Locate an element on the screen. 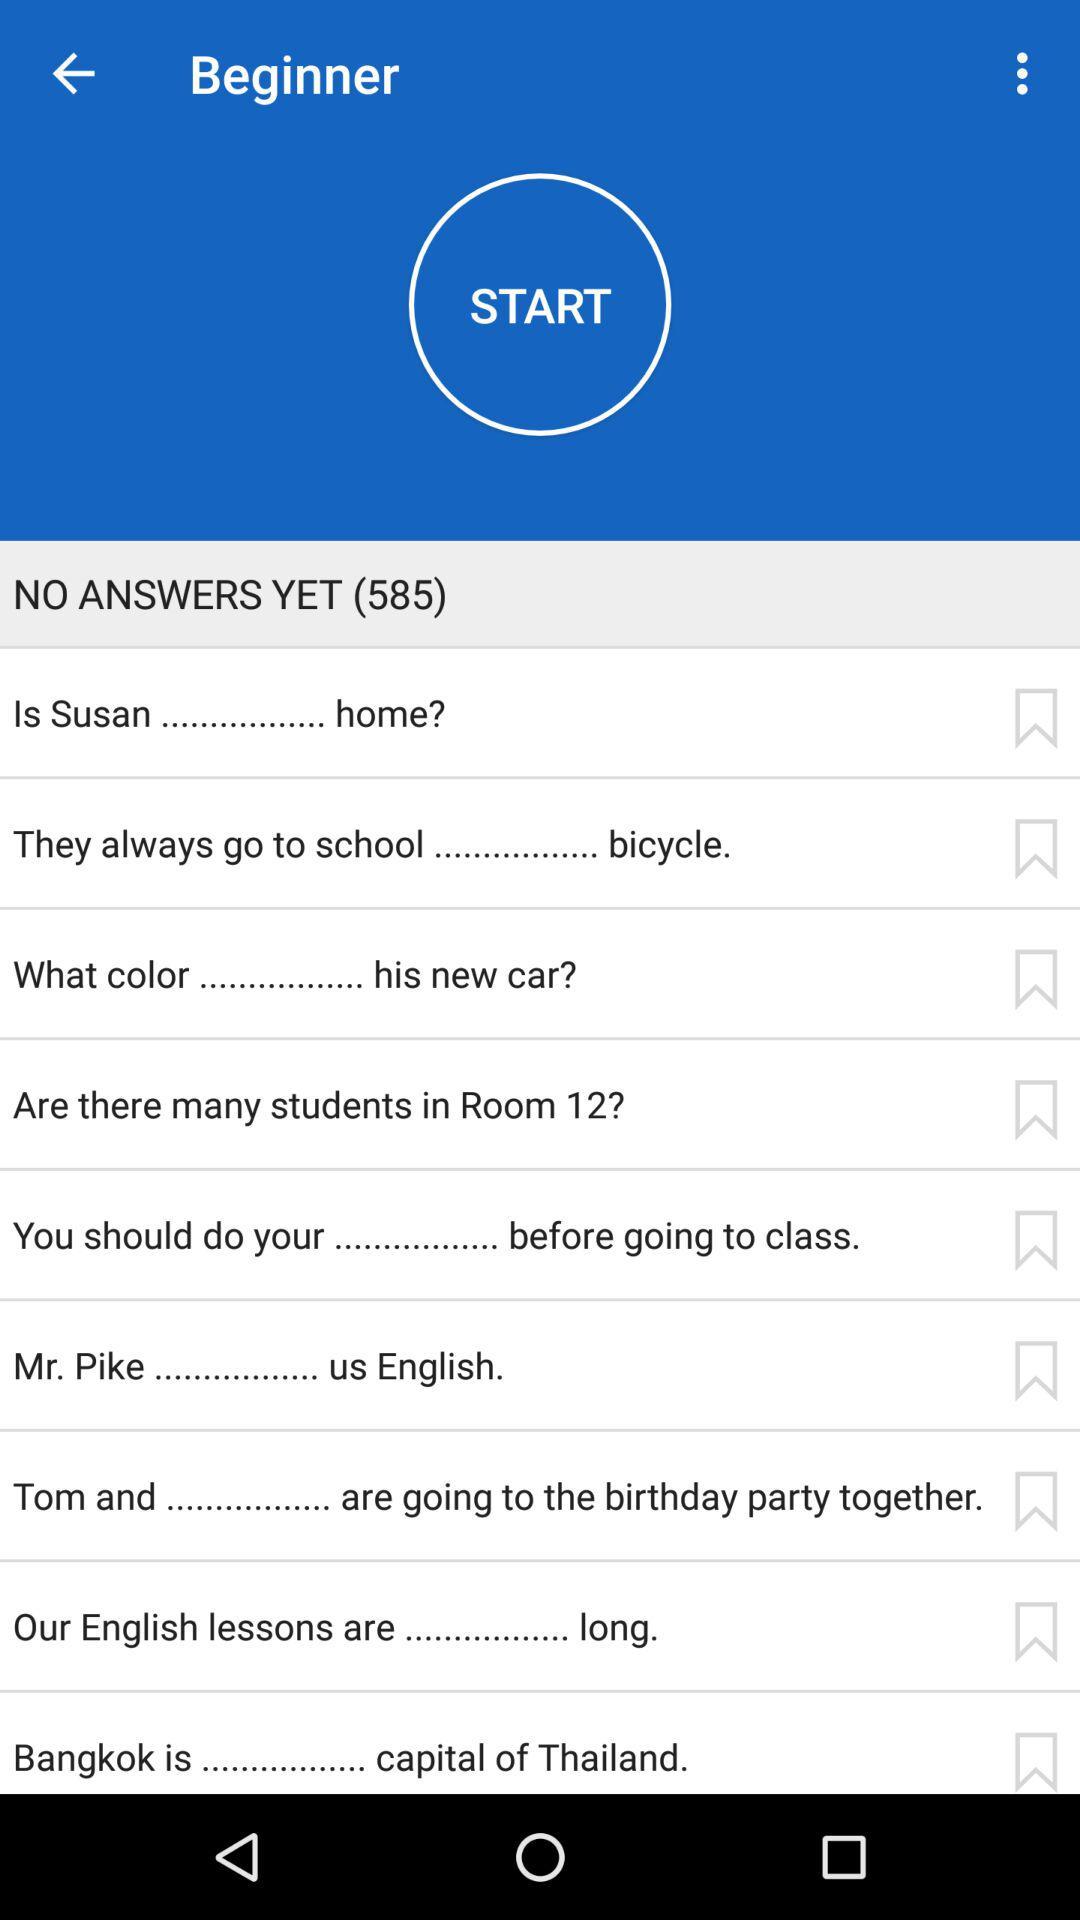 The width and height of the screenshot is (1080, 1920). click last option is located at coordinates (1035, 1239).